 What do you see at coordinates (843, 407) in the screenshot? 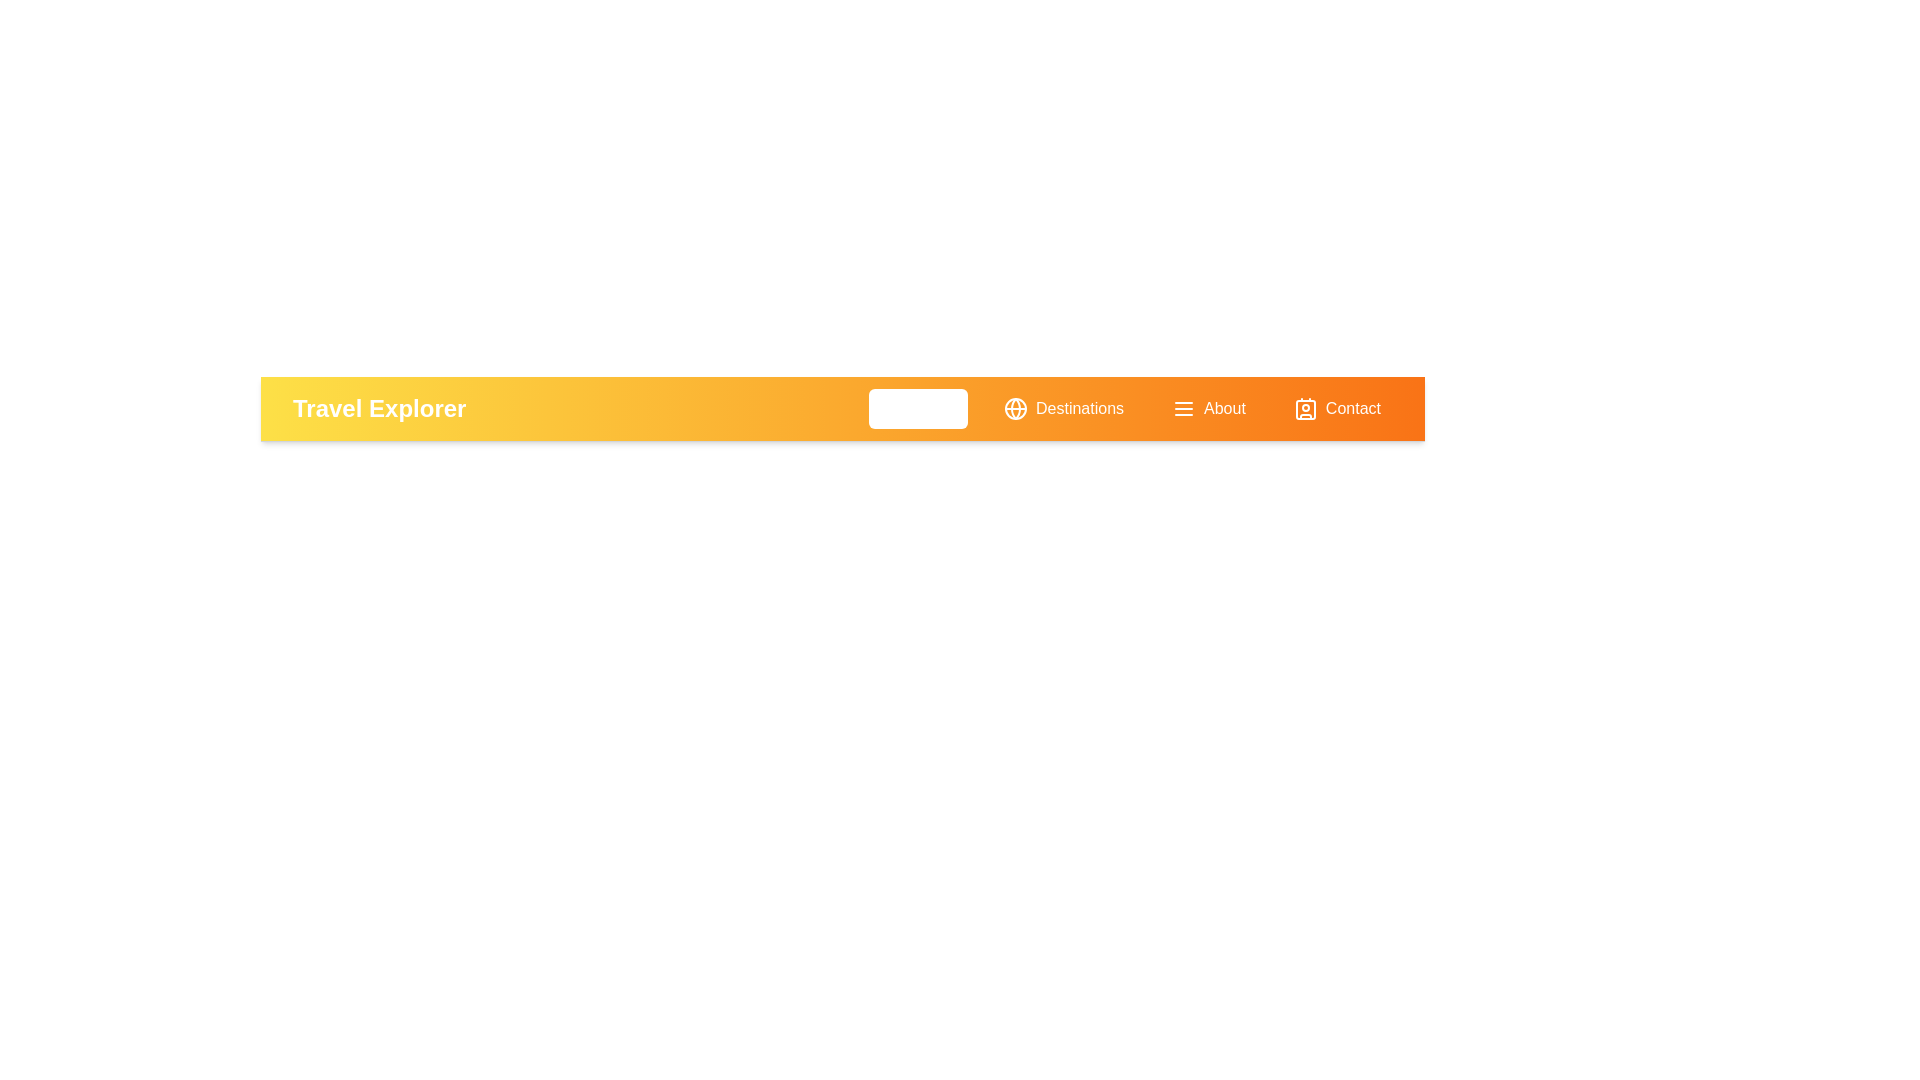
I see `'Travel Explorer' navigation bar for developer tools by targeting the center of the navigation bar, which has a gradient background and includes options like 'Home', 'Destinations', 'About', and 'Contact'` at bounding box center [843, 407].